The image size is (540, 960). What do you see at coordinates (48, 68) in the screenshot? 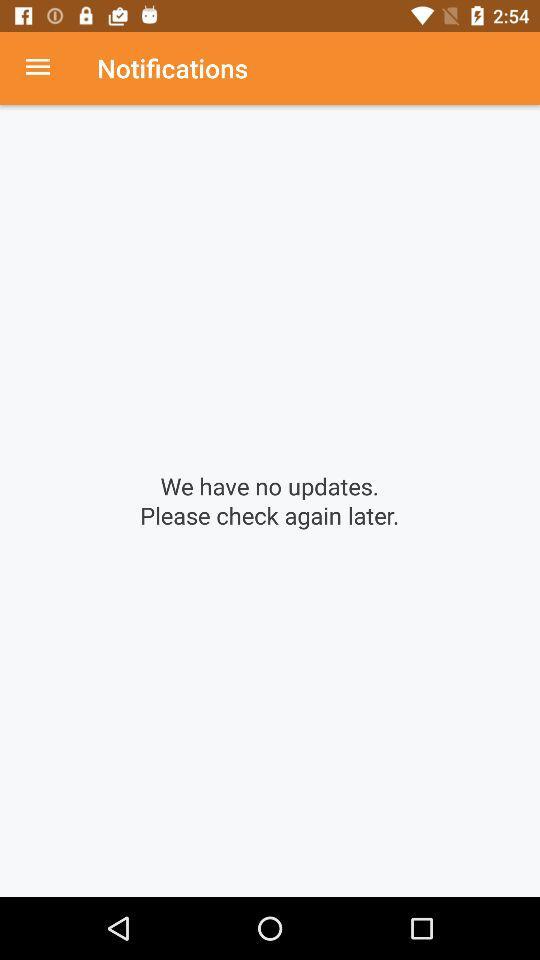
I see `menu items` at bounding box center [48, 68].